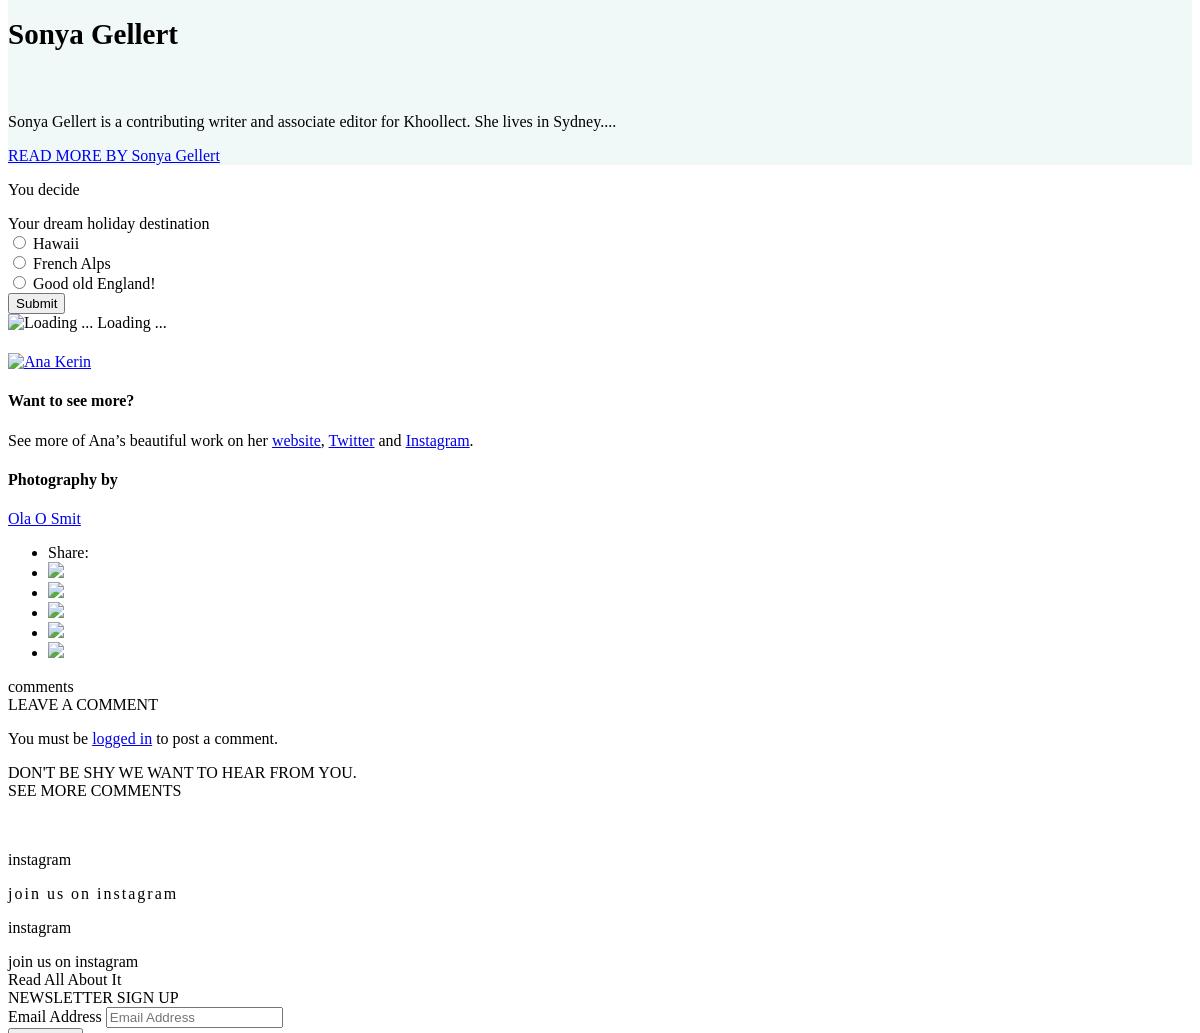  Describe the element at coordinates (437, 439) in the screenshot. I see `'Instagram'` at that location.